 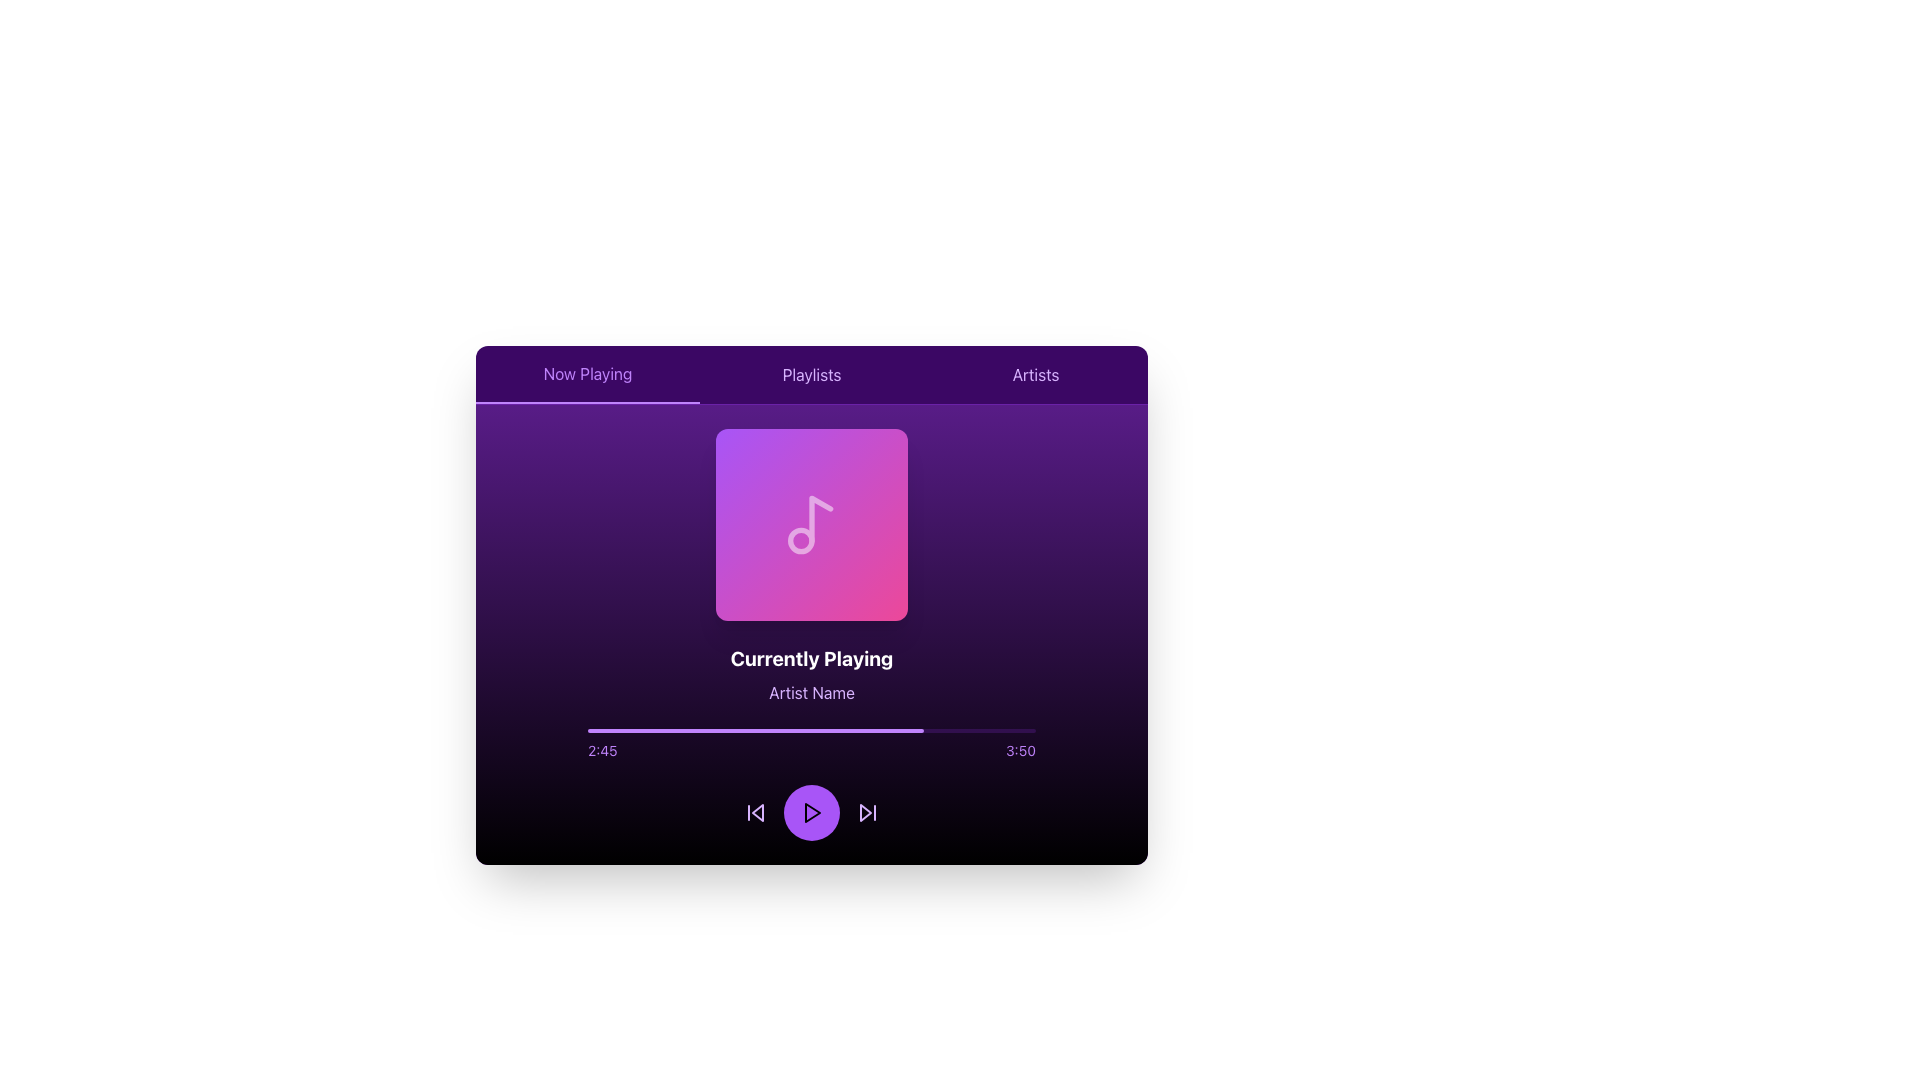 What do you see at coordinates (601, 751) in the screenshot?
I see `the Text Label displaying the current playback time '2:45' in light purple on a dark background, located in the bottom-left section of the media player interface` at bounding box center [601, 751].